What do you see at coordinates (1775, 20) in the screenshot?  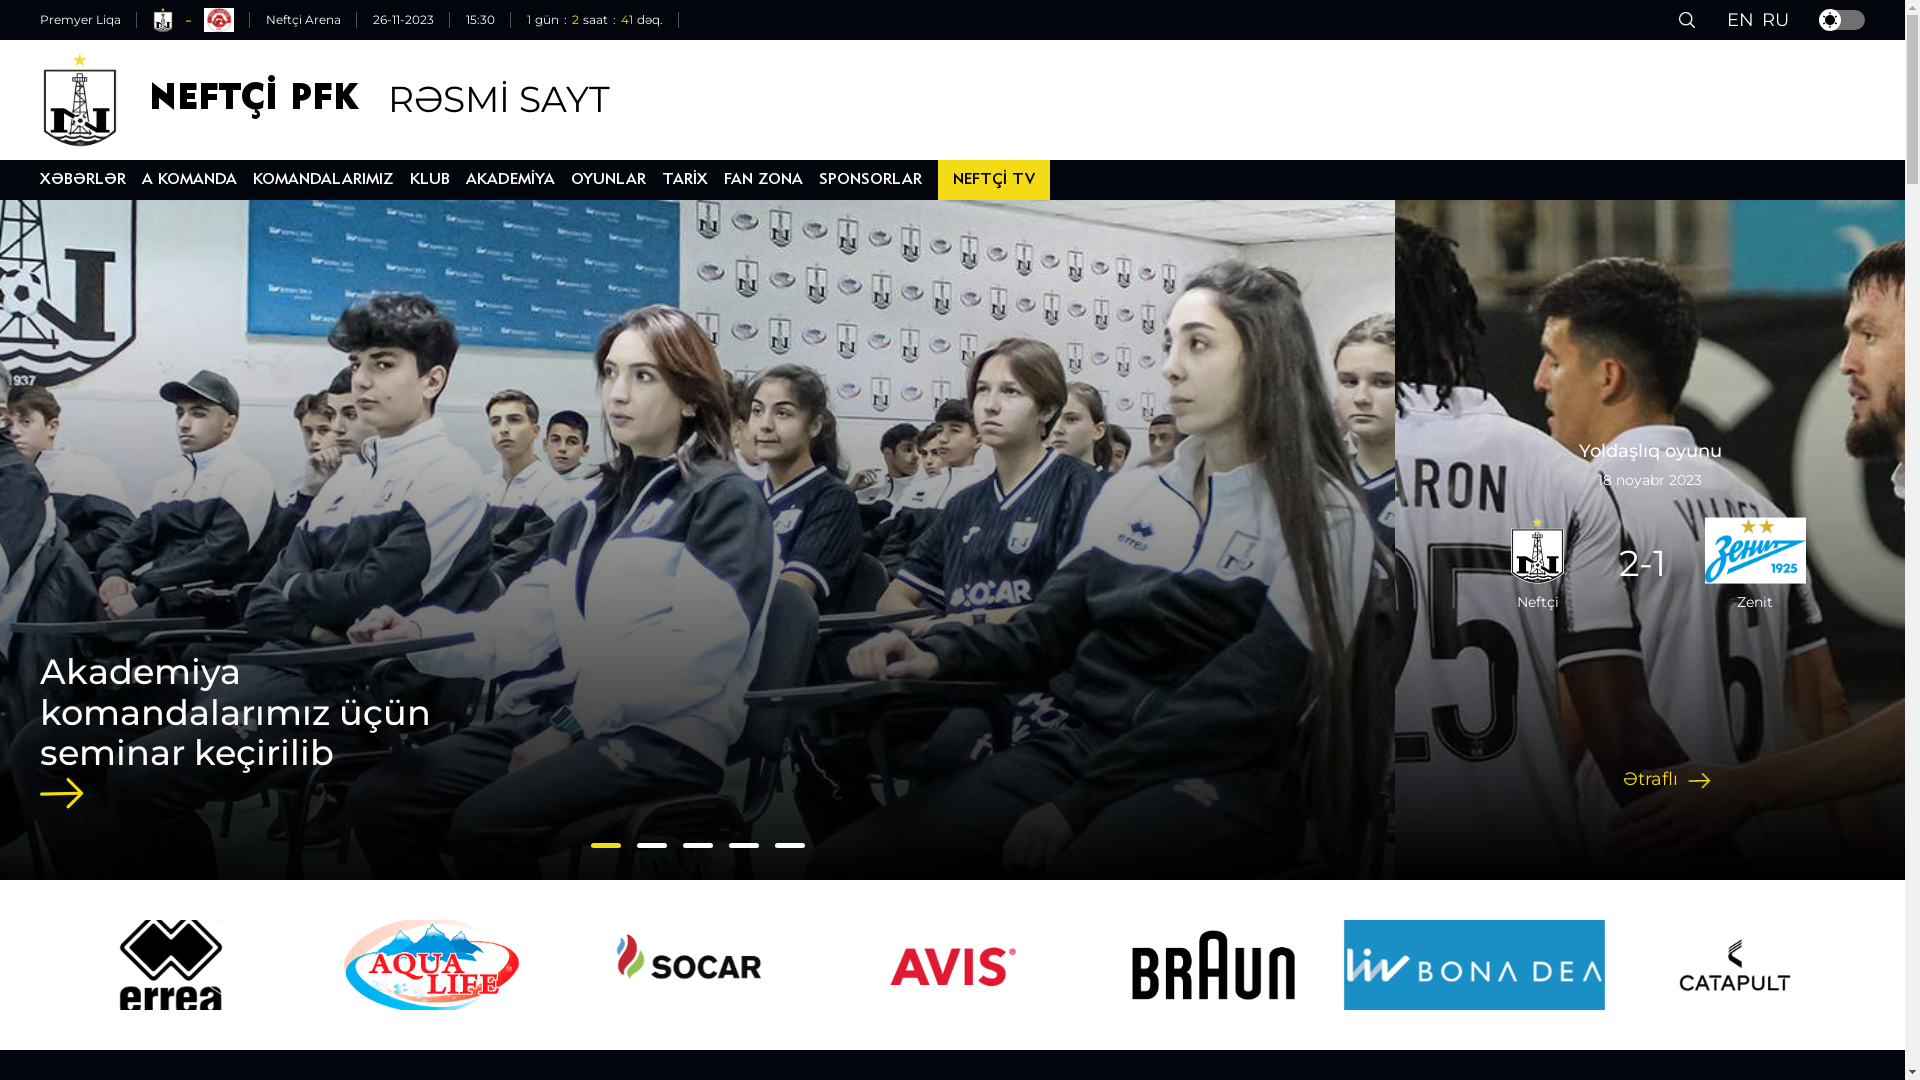 I see `'RU'` at bounding box center [1775, 20].